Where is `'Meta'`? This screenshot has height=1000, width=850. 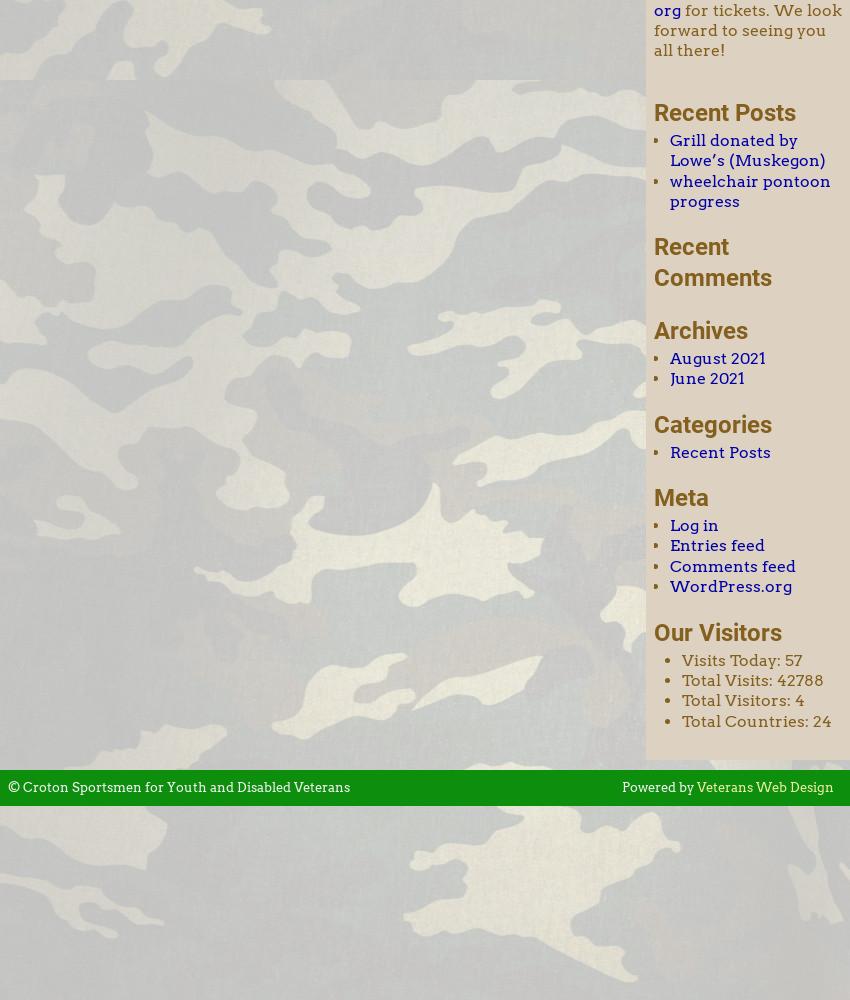
'Meta' is located at coordinates (680, 497).